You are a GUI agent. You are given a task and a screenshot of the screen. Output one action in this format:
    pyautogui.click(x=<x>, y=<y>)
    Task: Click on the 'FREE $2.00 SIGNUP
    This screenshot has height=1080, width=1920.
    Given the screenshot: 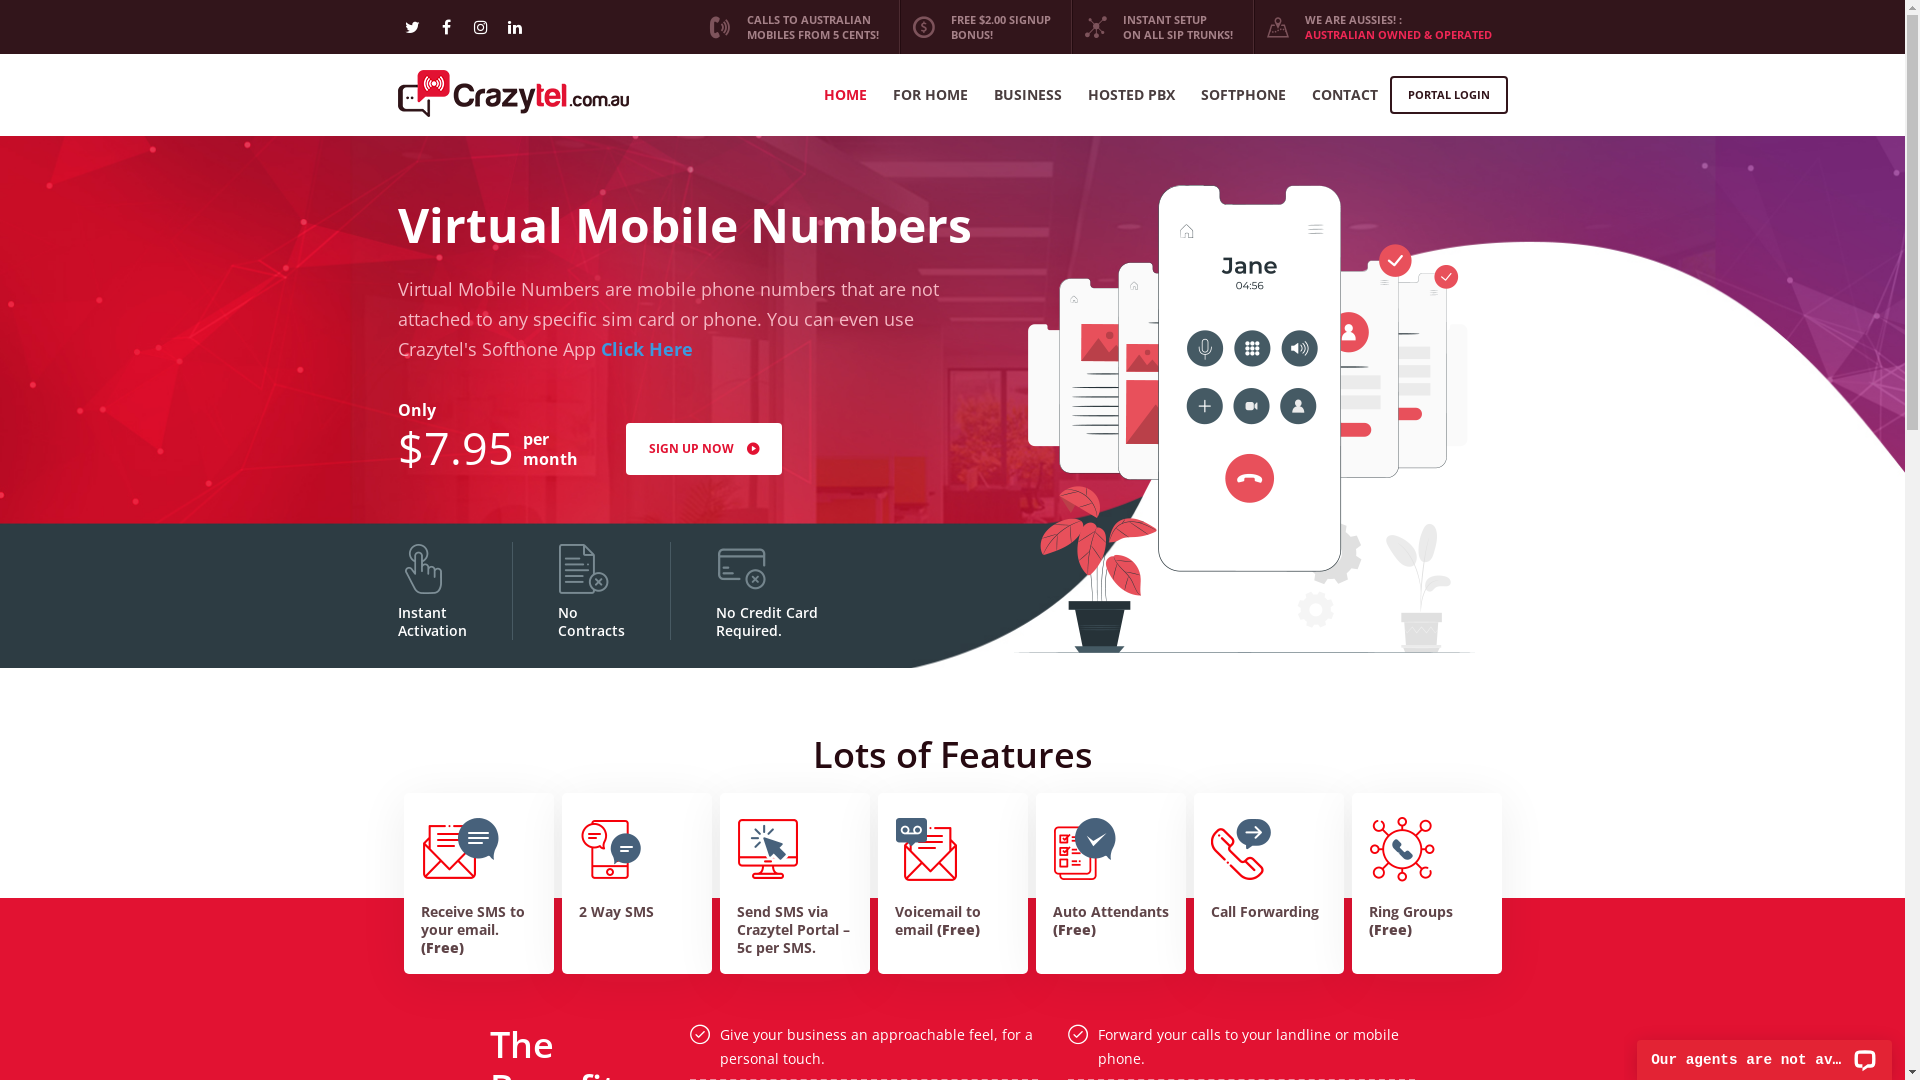 What is the action you would take?
    pyautogui.click(x=982, y=27)
    